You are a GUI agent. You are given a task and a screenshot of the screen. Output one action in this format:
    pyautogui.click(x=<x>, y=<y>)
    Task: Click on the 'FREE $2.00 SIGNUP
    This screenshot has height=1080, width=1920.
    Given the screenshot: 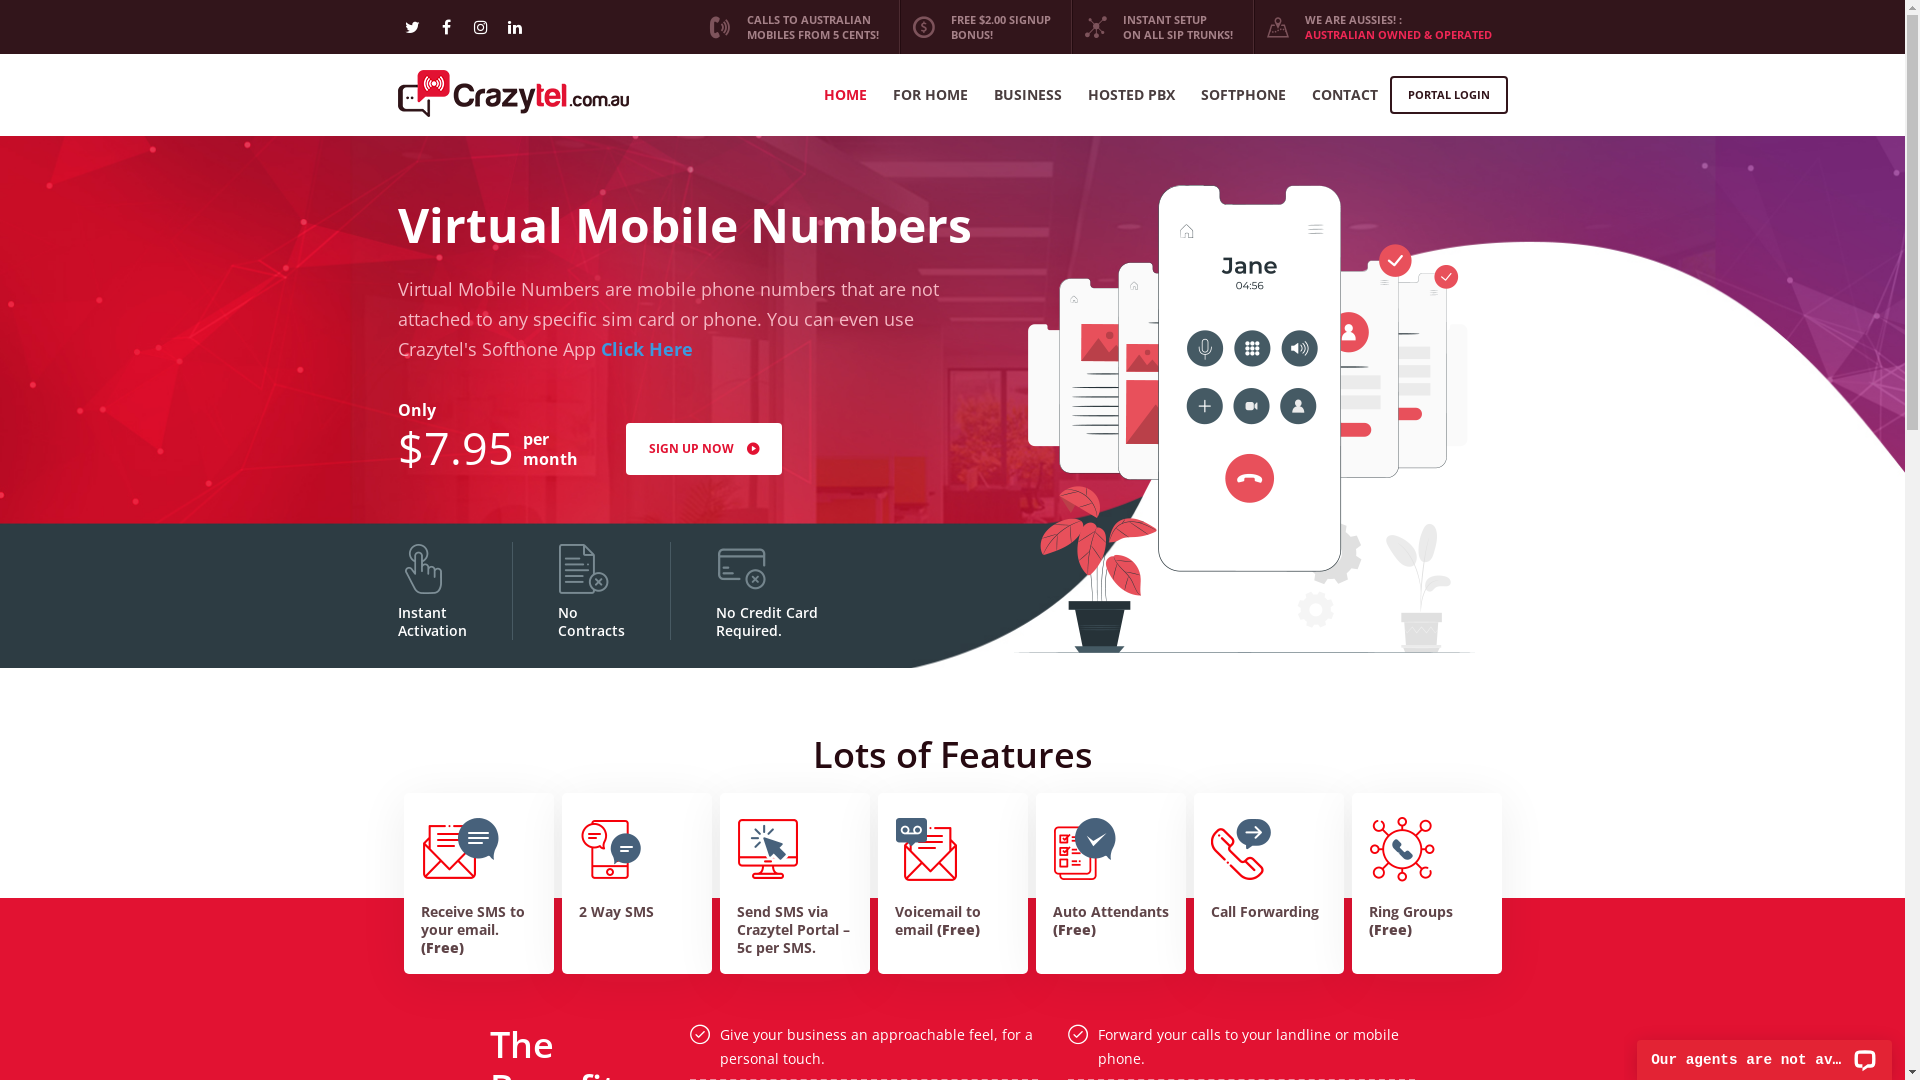 What is the action you would take?
    pyautogui.click(x=982, y=27)
    